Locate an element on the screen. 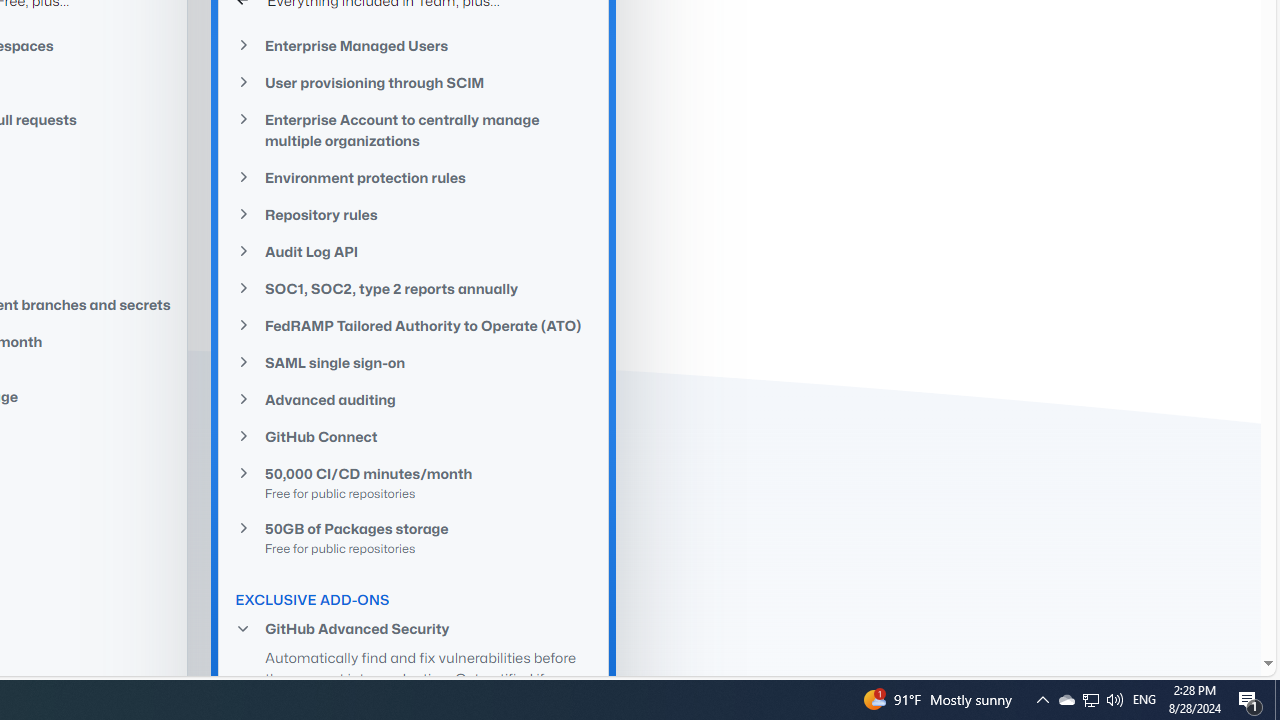 This screenshot has height=720, width=1280. 'Environment protection rules' is located at coordinates (413, 177).